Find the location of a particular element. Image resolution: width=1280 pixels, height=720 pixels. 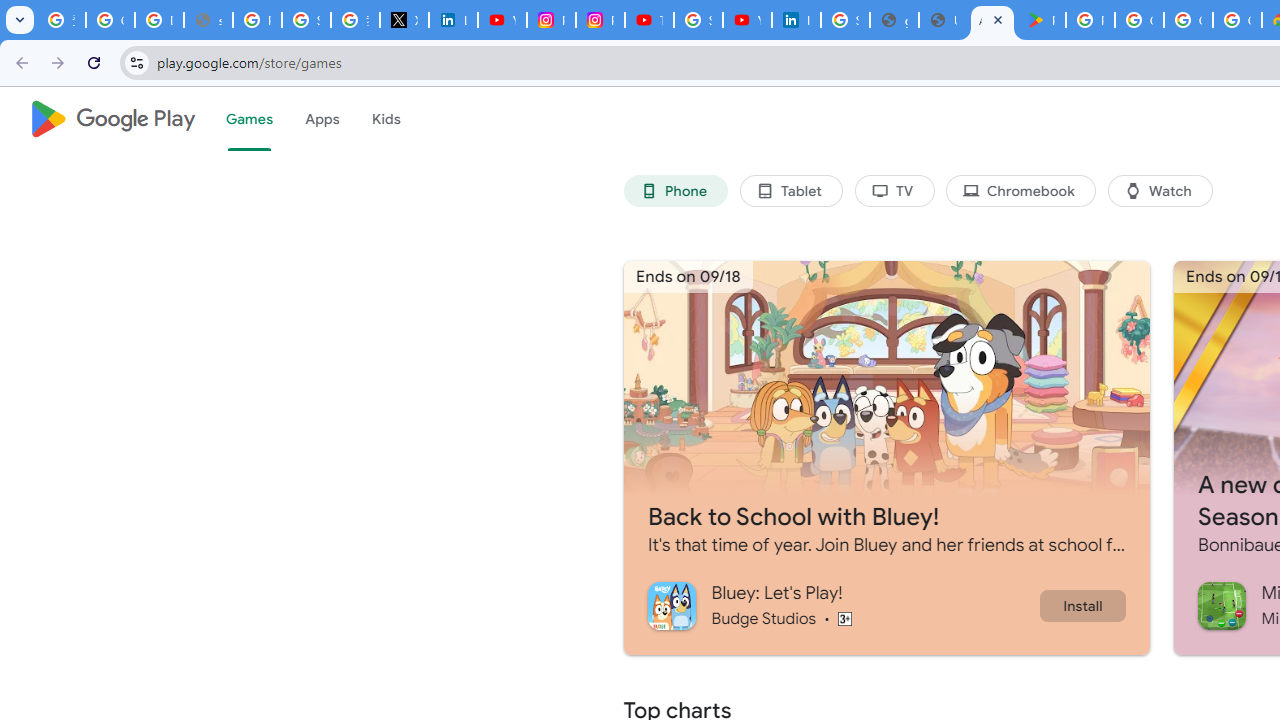

'Watch' is located at coordinates (1160, 191).